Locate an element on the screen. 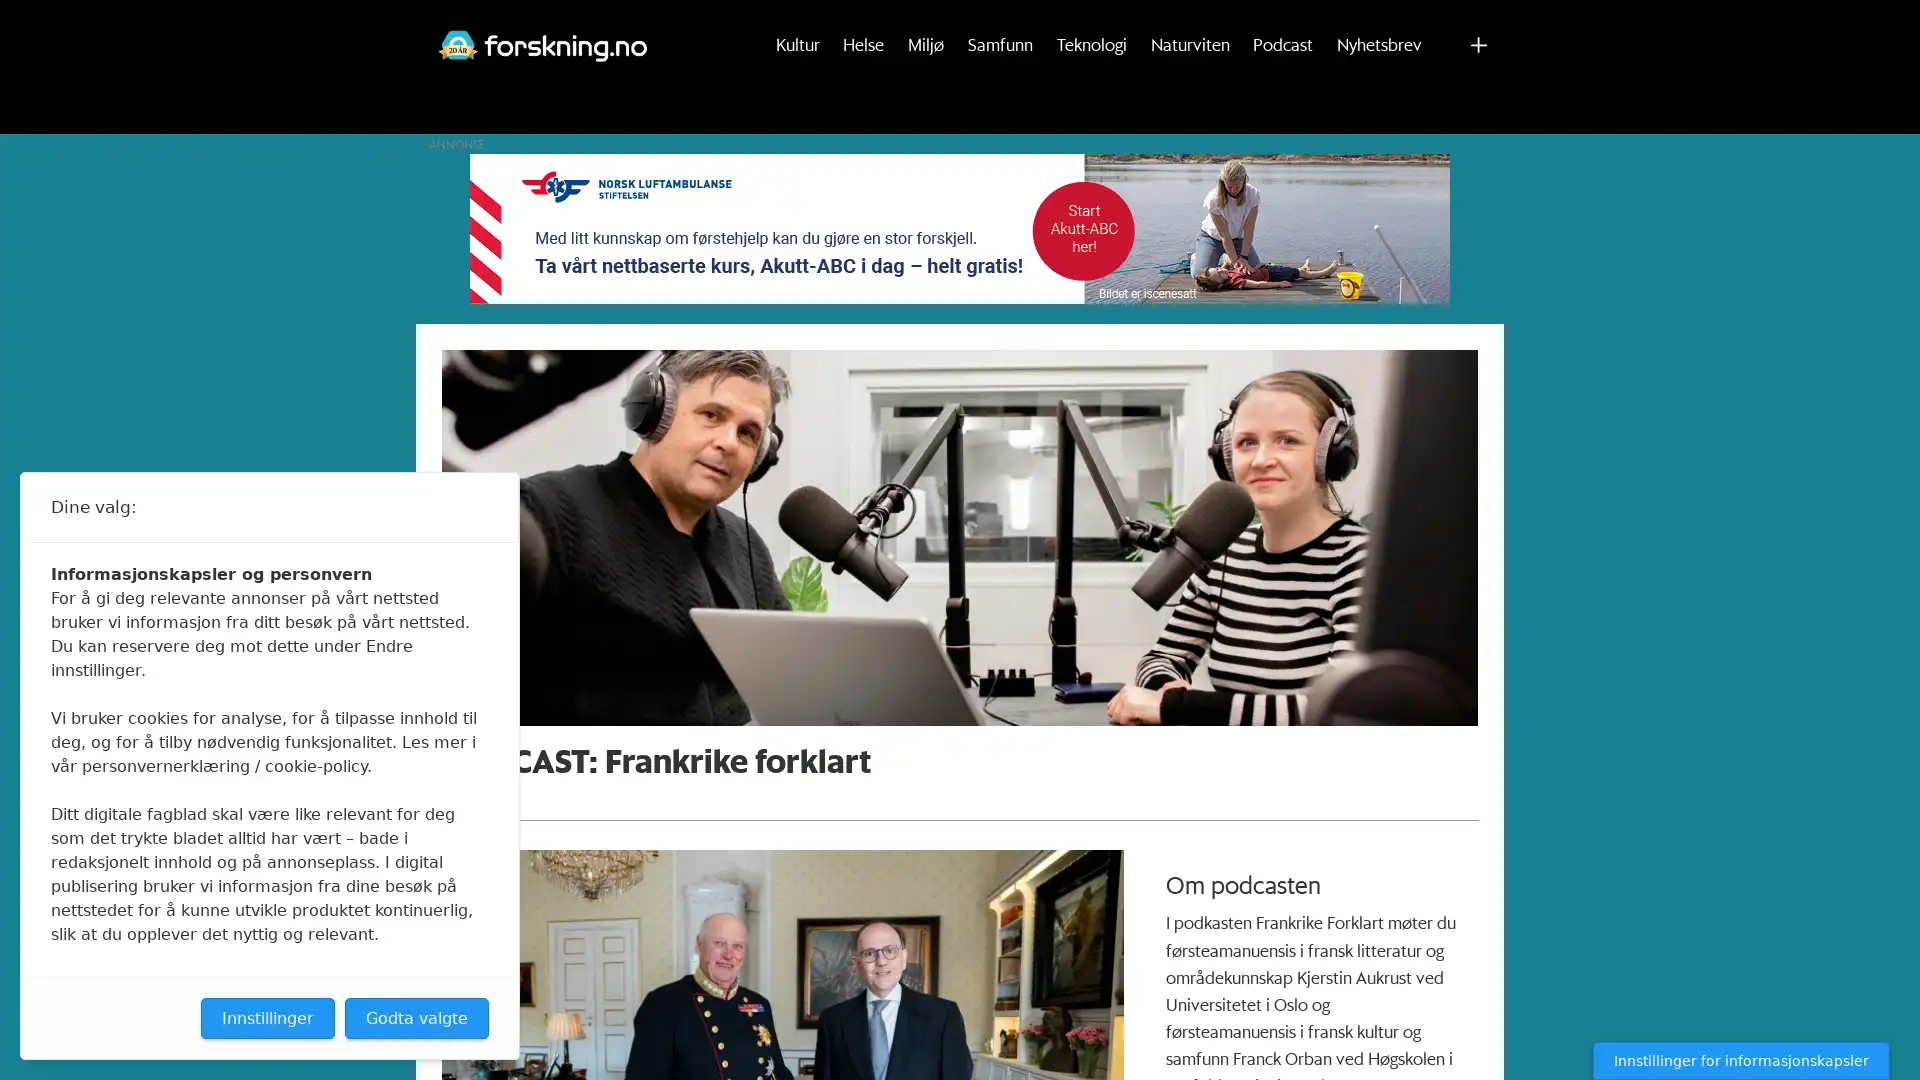 This screenshot has width=1920, height=1080. logo for ung.forskning.no is located at coordinates (1410, 22).